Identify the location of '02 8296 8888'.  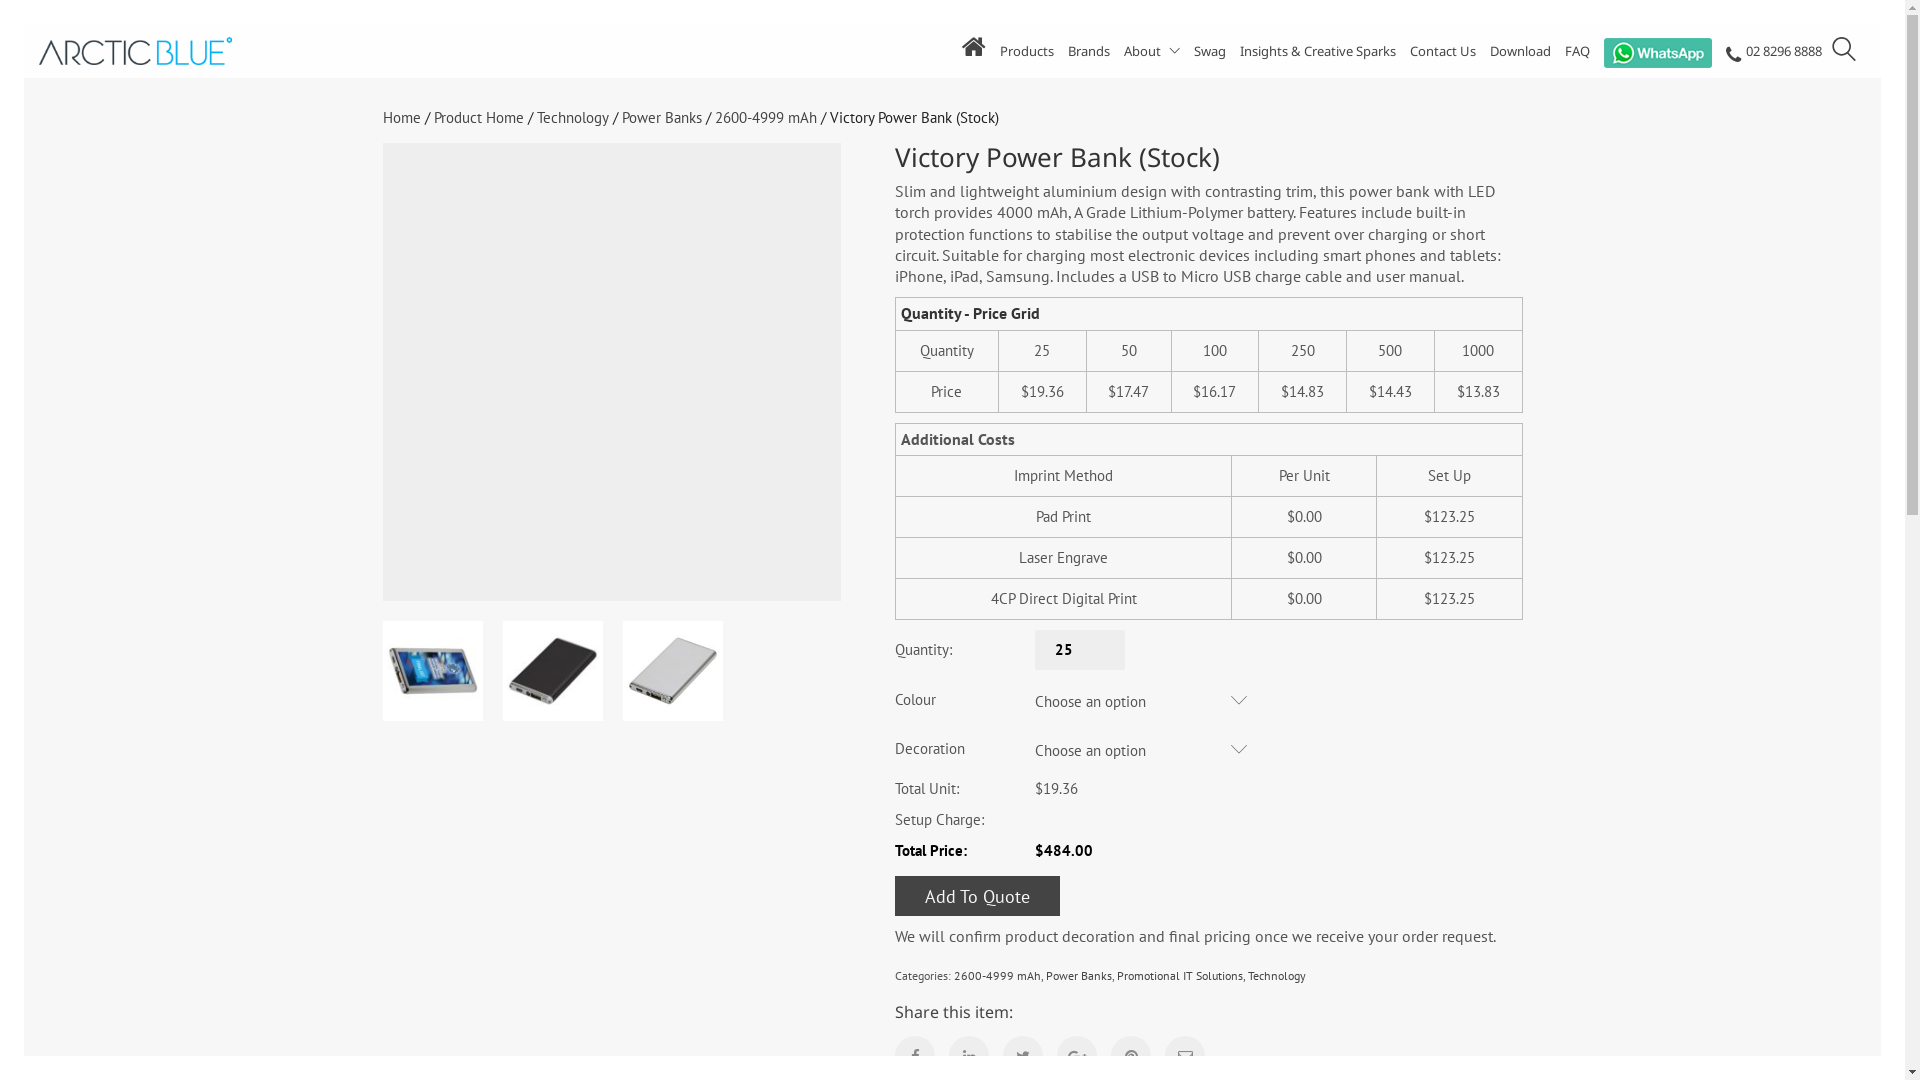
(1774, 53).